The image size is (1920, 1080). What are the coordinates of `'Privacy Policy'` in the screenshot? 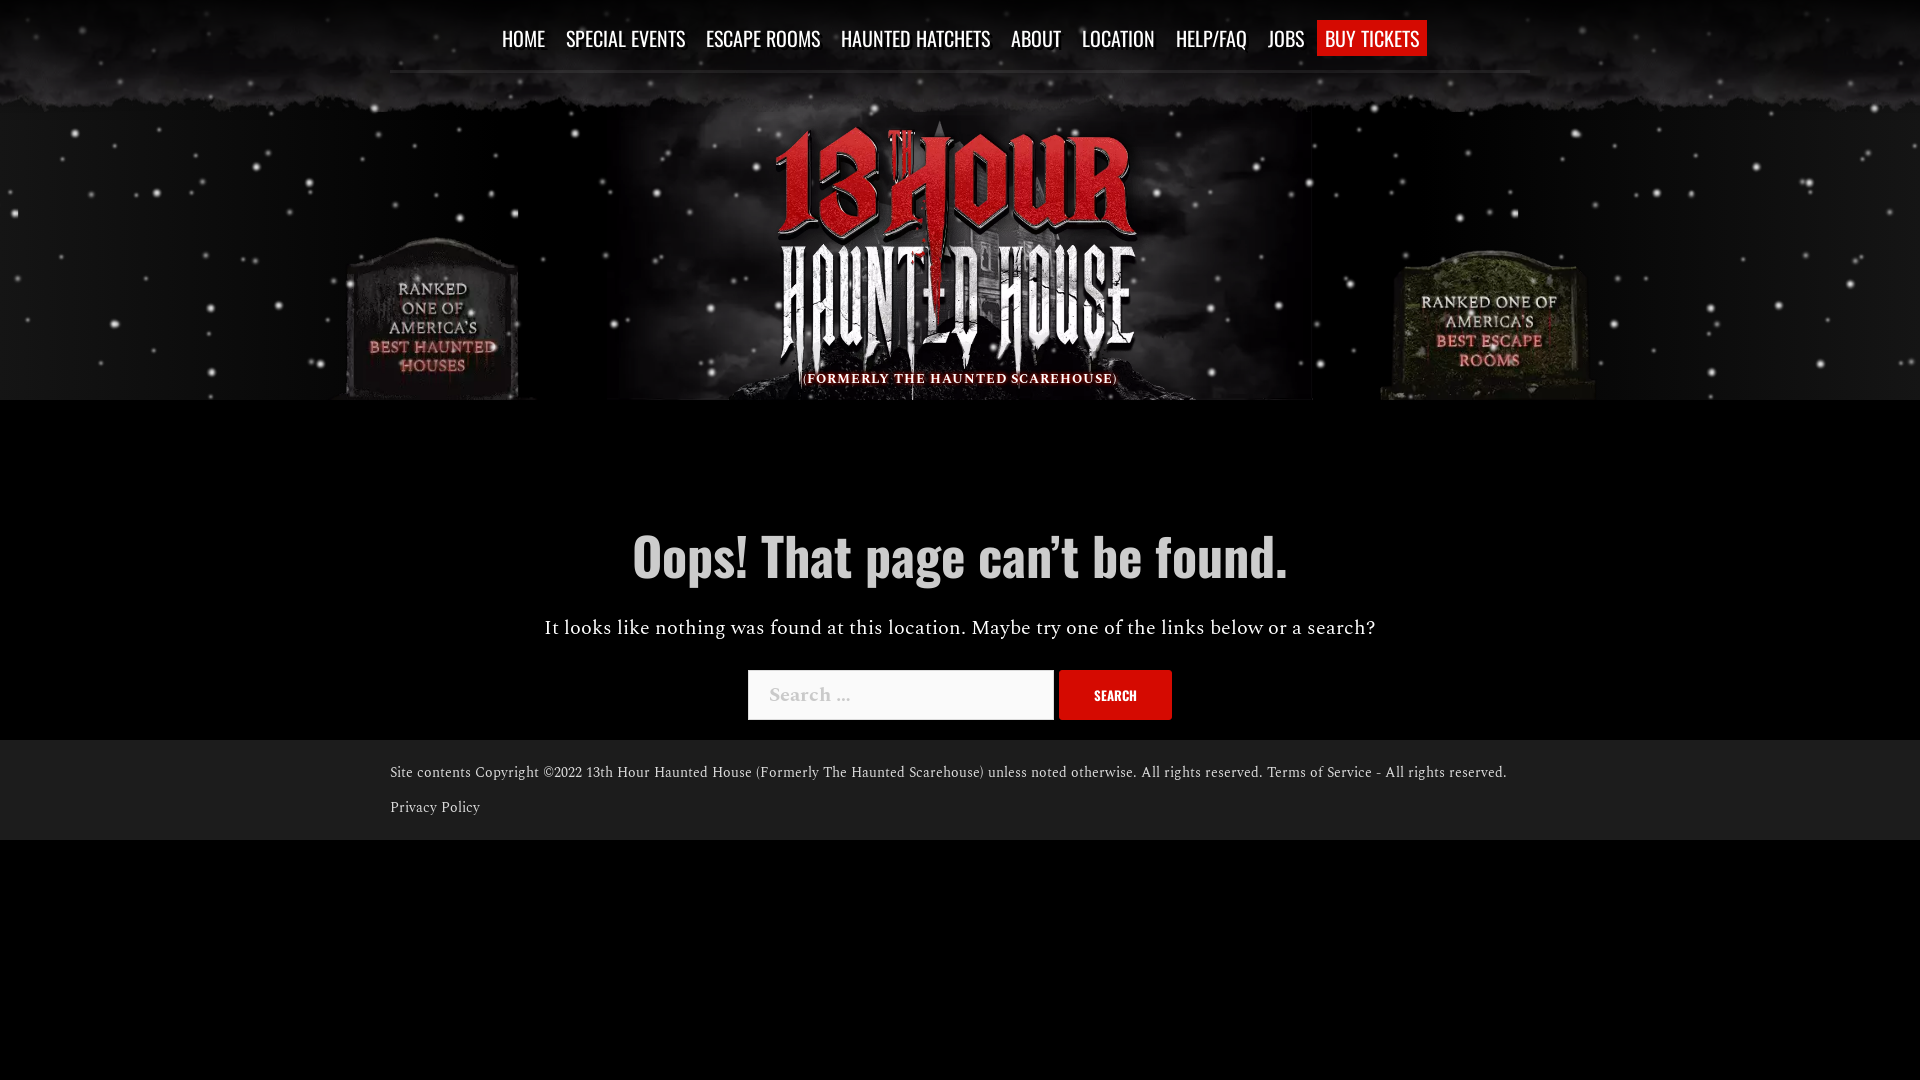 It's located at (434, 806).